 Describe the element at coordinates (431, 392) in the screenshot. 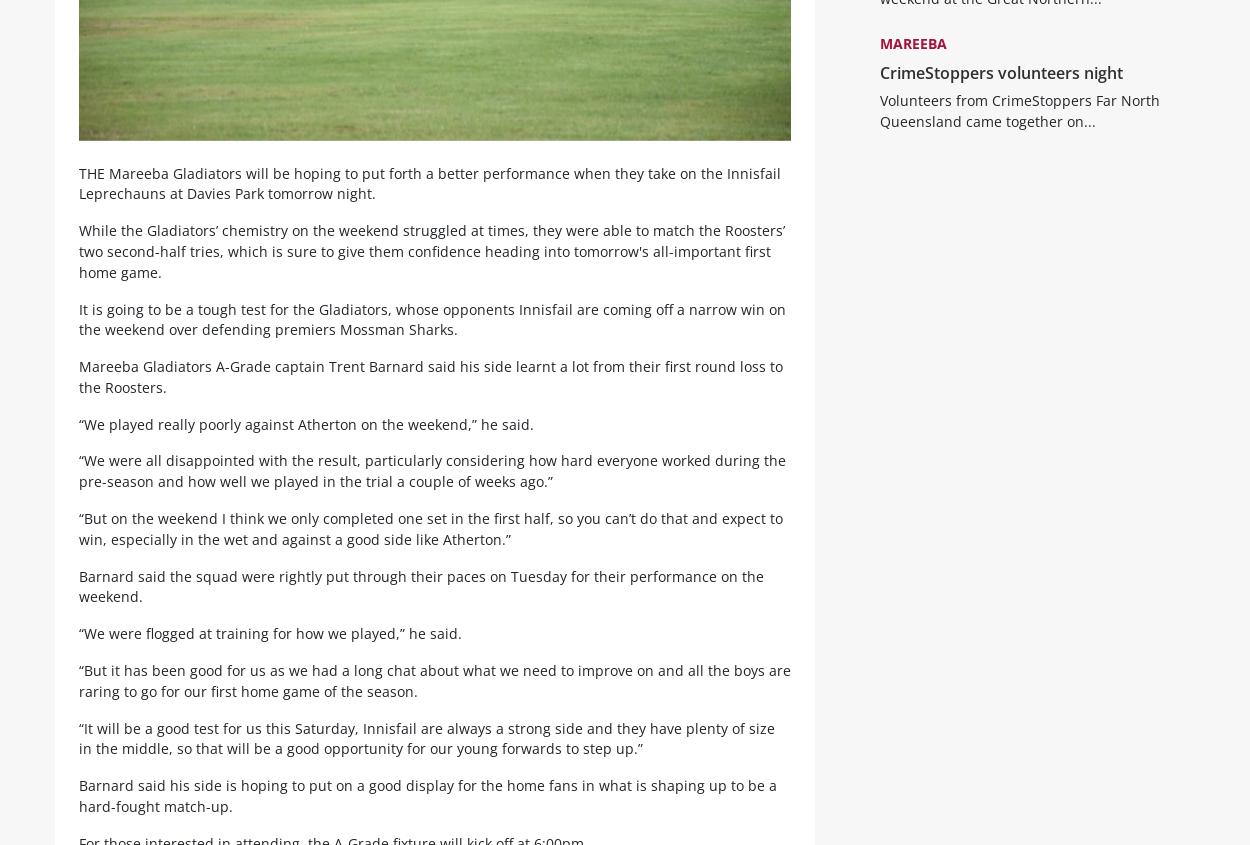

I see `'Mareeba Gladiators A-Grade captain Trent Barnard said his side learnt a lot from their first round loss to the Roosters.'` at that location.